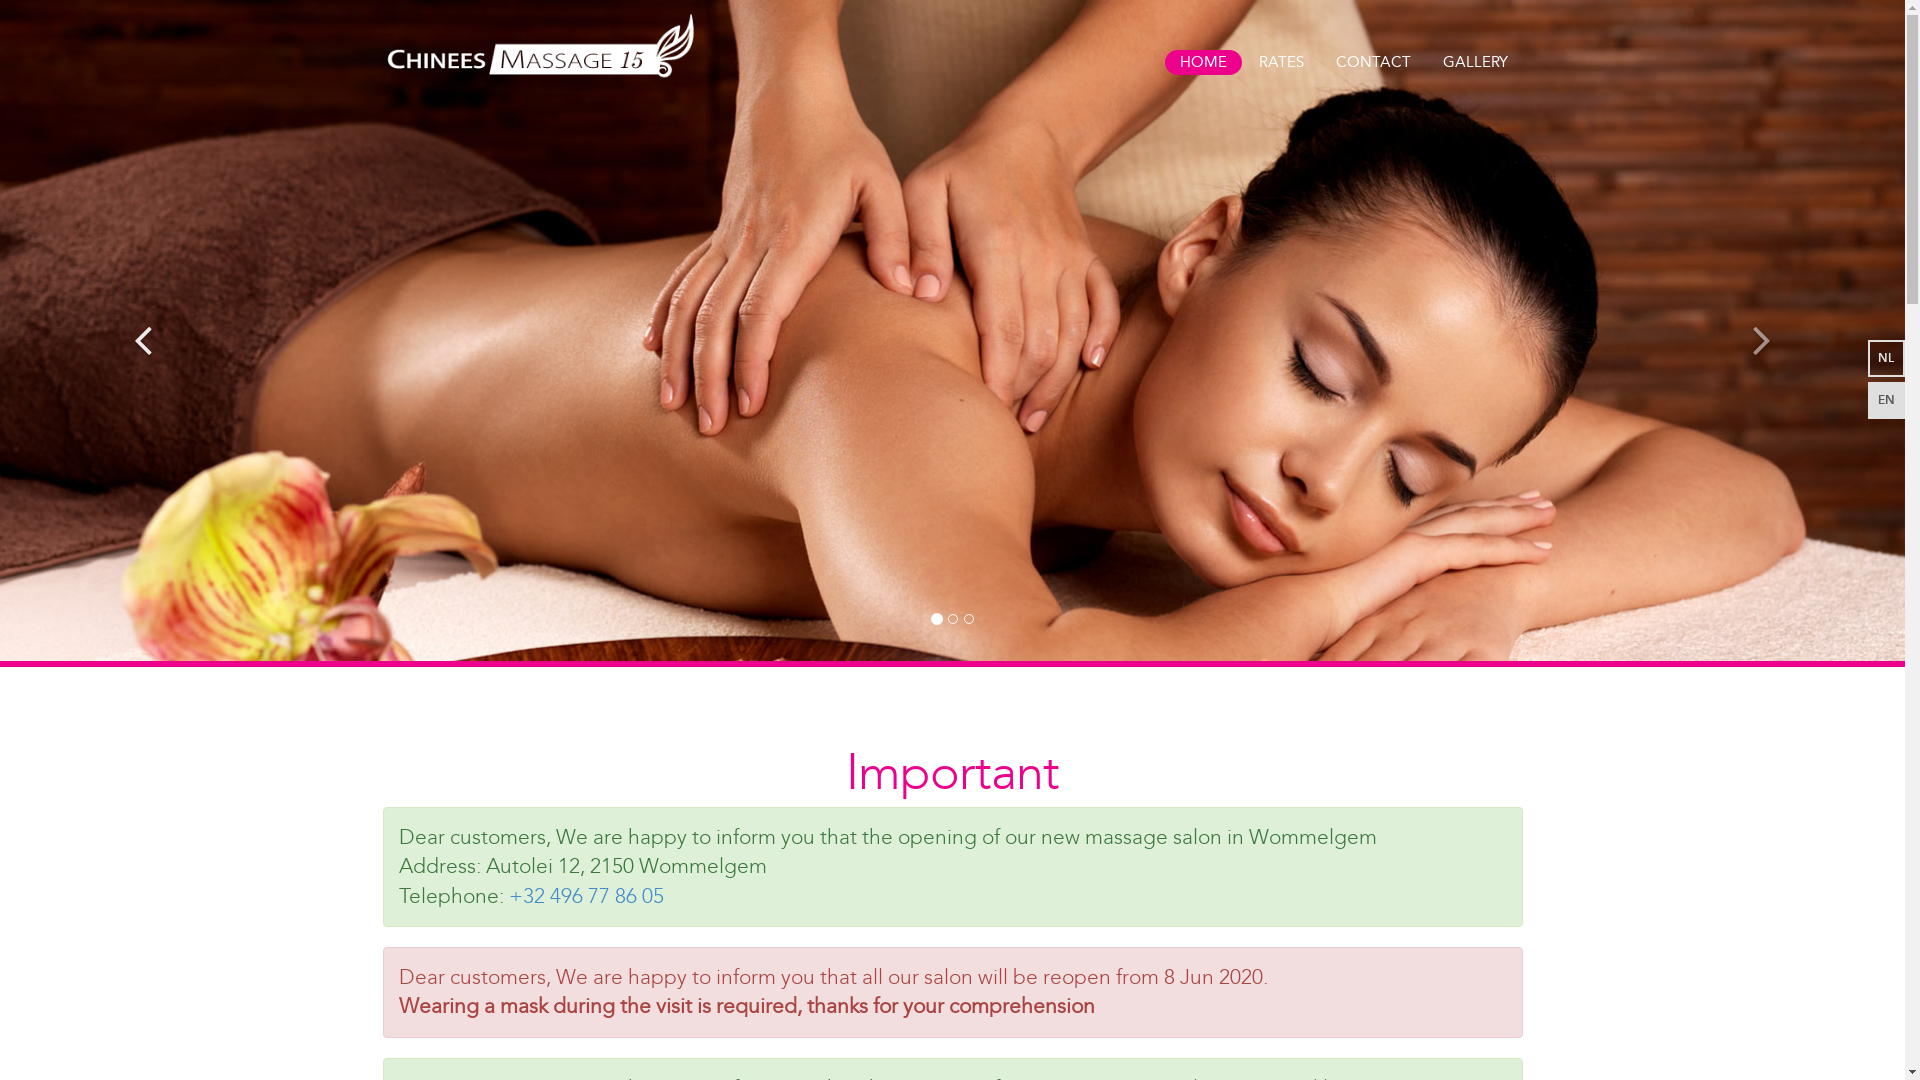 The height and width of the screenshot is (1080, 1920). What do you see at coordinates (1163, 61) in the screenshot?
I see `'HOME'` at bounding box center [1163, 61].